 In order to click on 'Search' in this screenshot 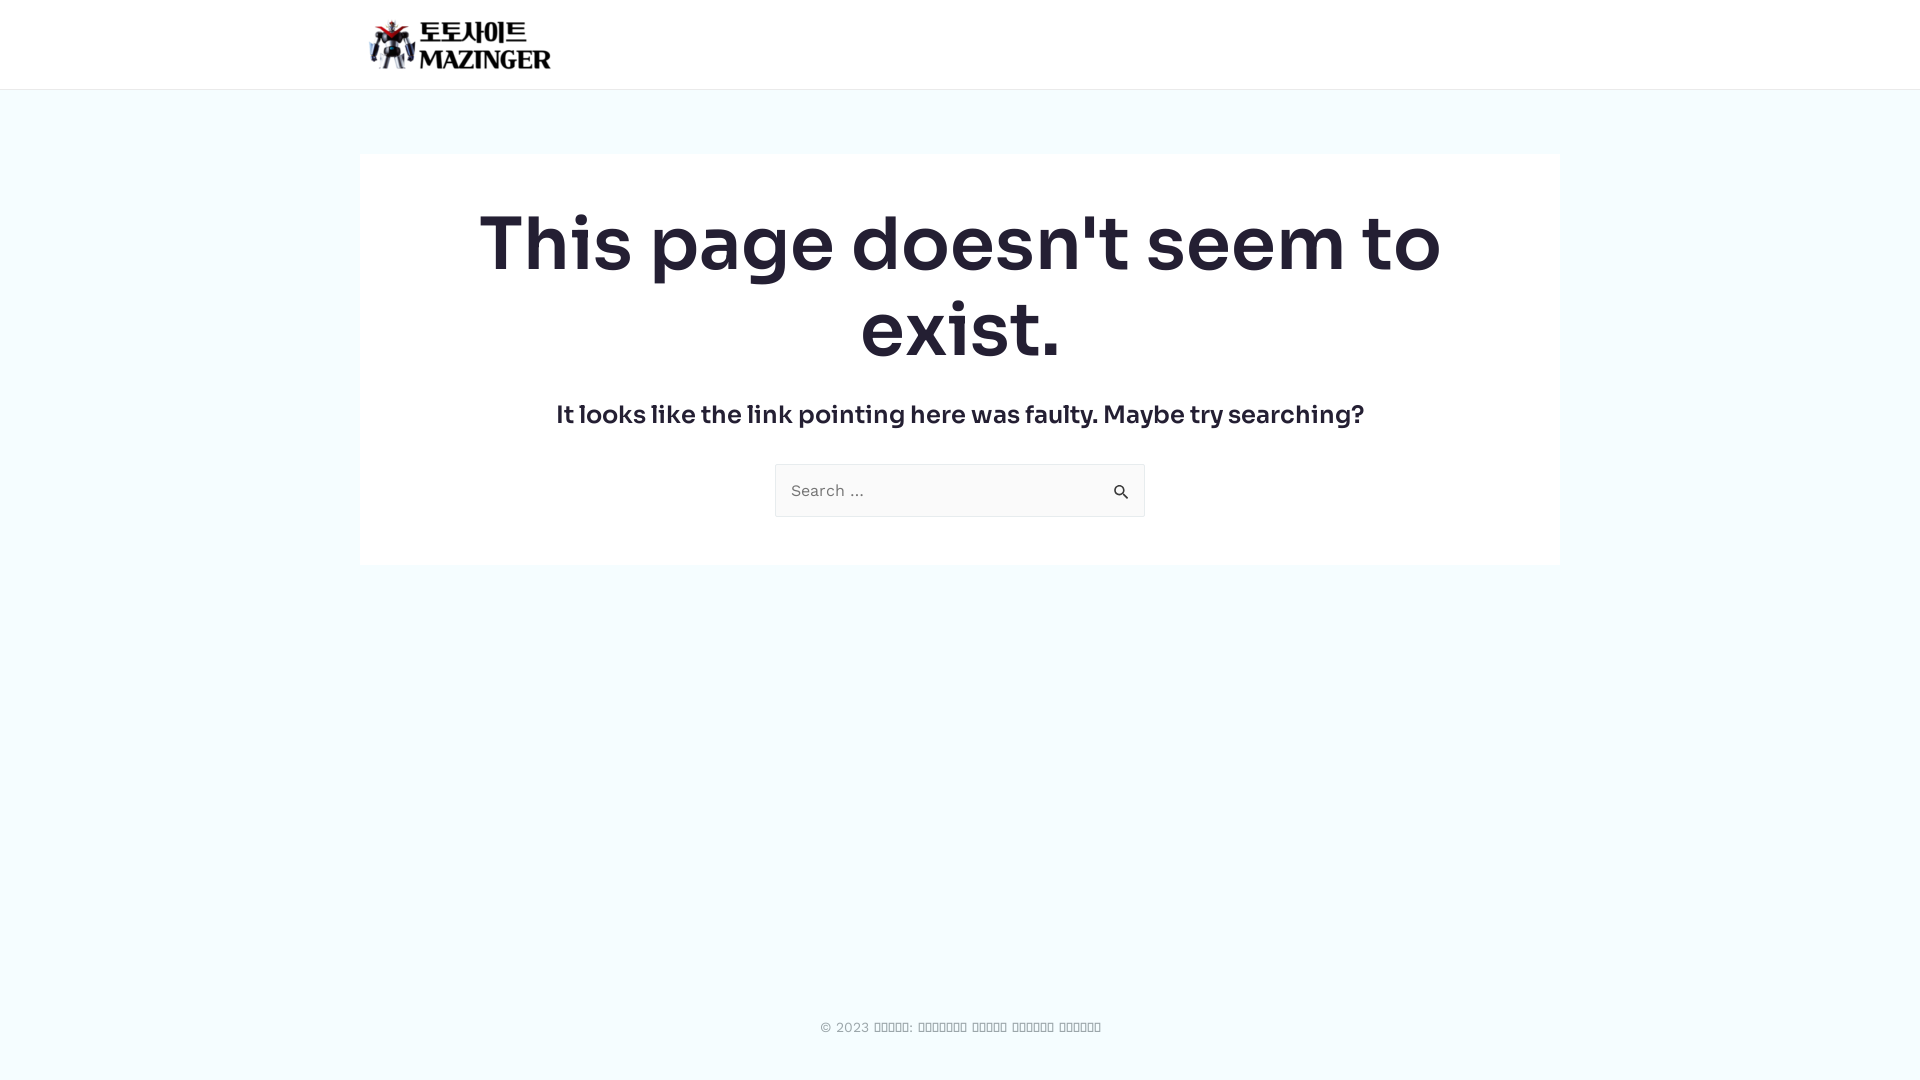, I will do `click(1098, 485)`.